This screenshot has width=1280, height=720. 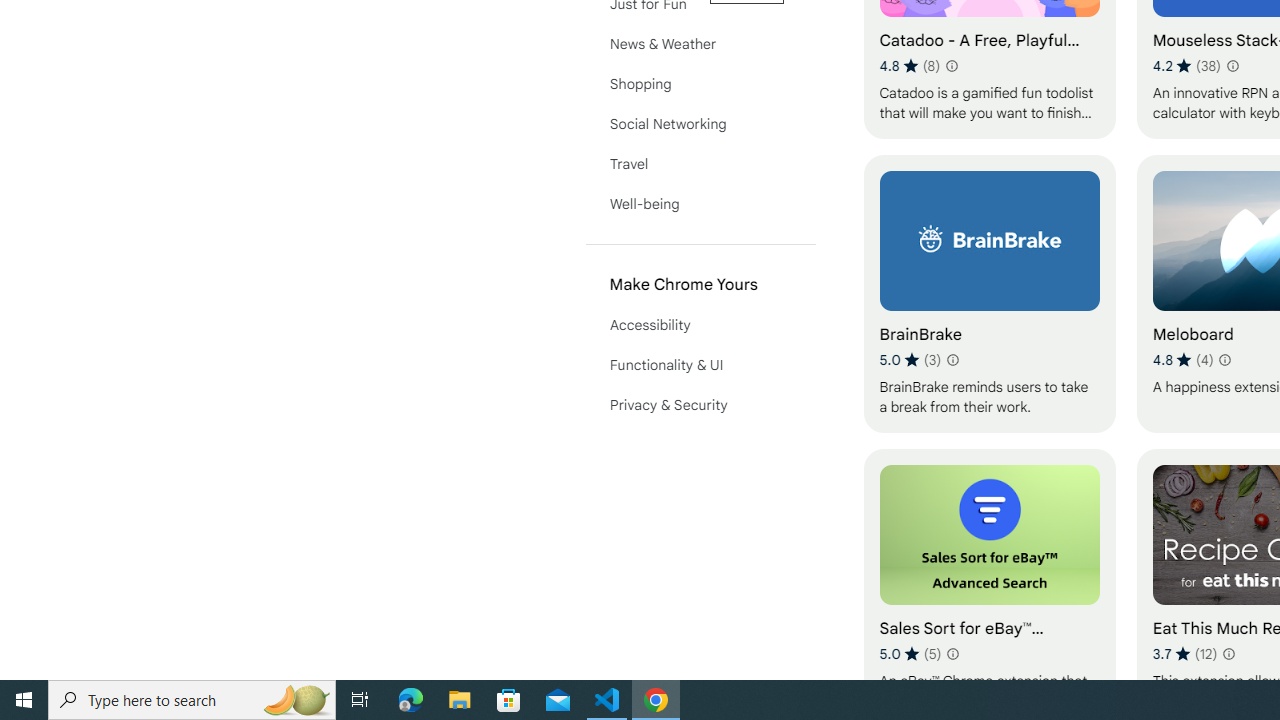 I want to click on 'Shopping', so click(x=700, y=82).